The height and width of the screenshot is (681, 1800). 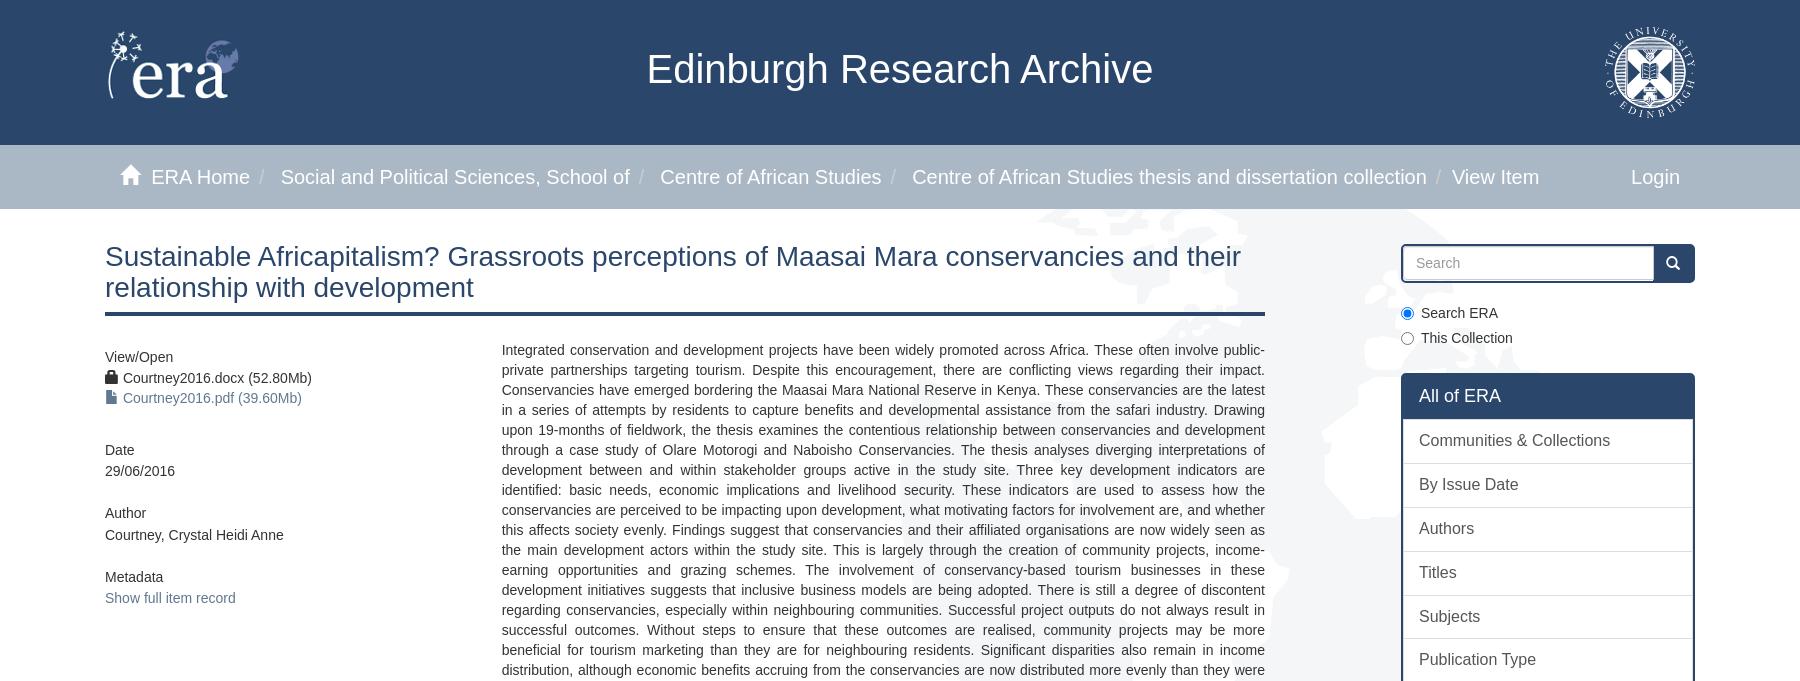 I want to click on 'By Issue Date', so click(x=1417, y=483).